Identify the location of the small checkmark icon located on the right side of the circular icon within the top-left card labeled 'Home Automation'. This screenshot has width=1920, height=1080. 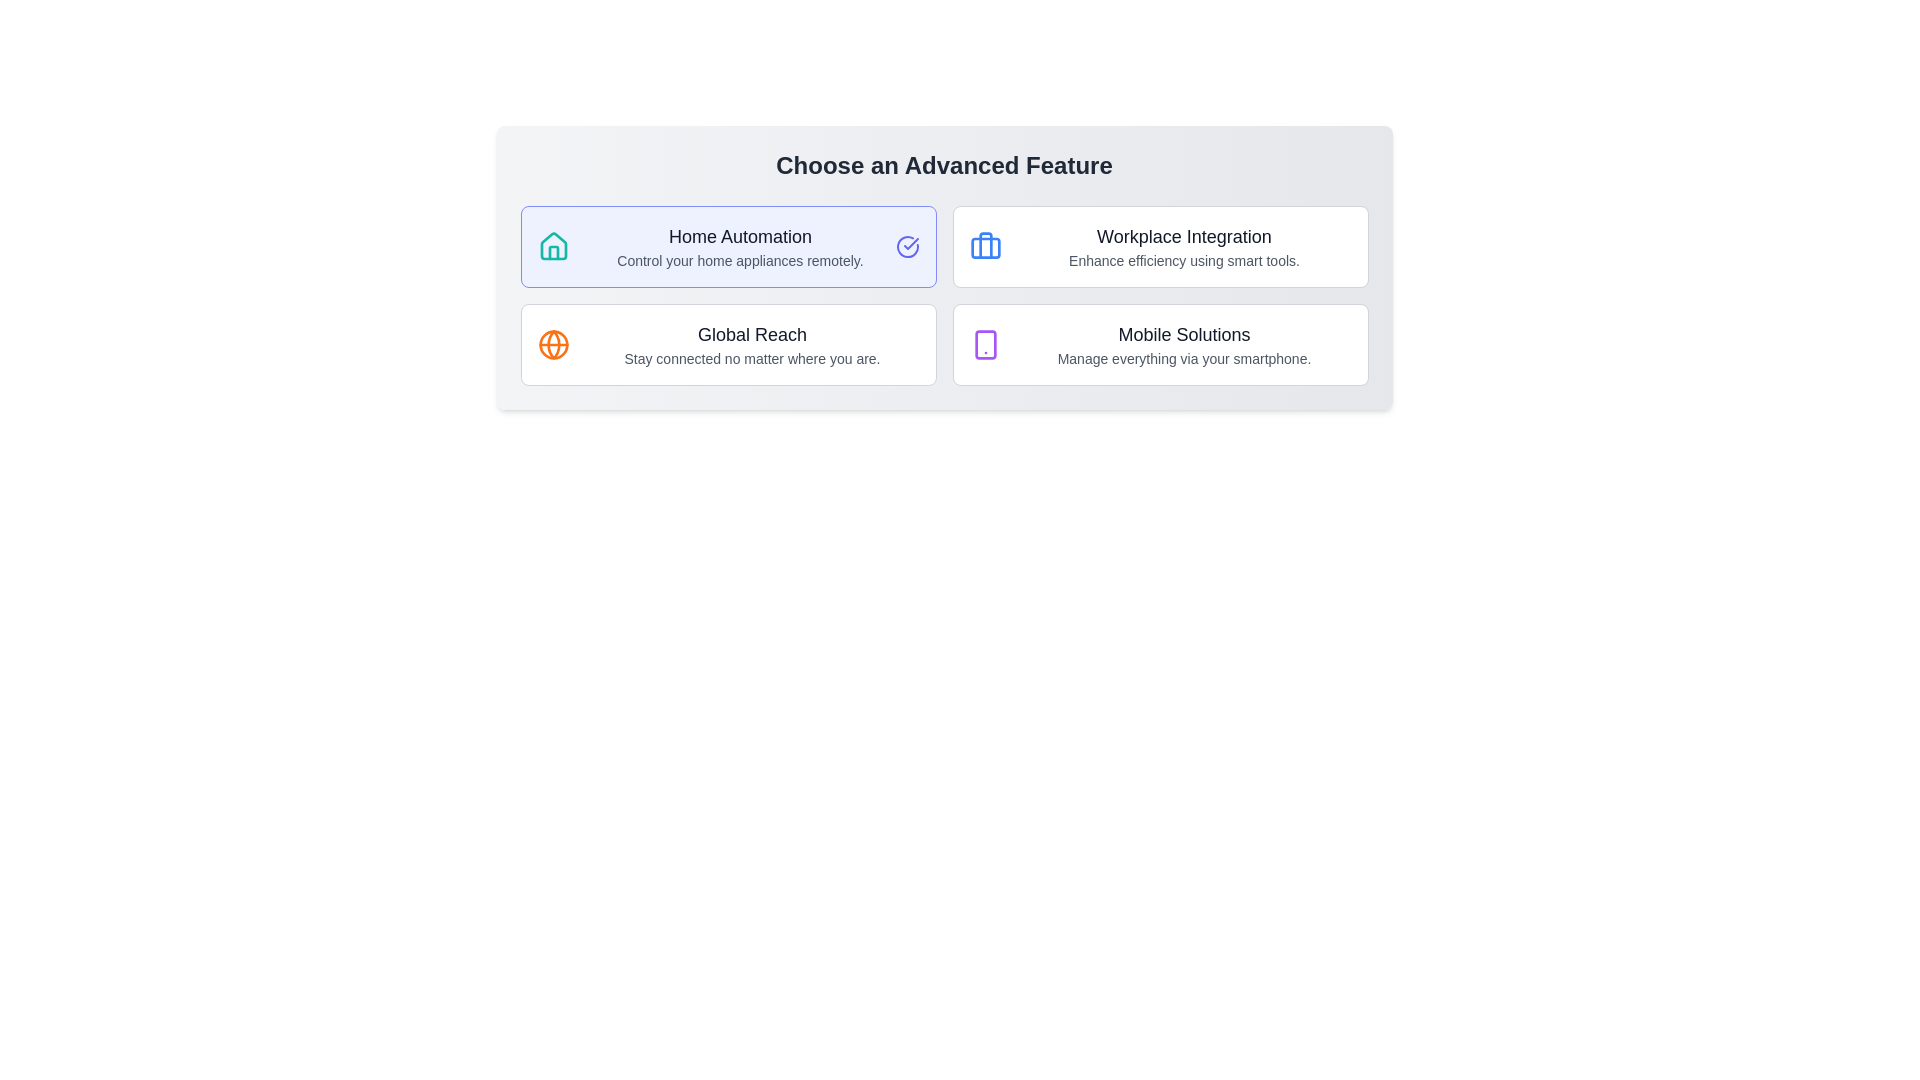
(910, 242).